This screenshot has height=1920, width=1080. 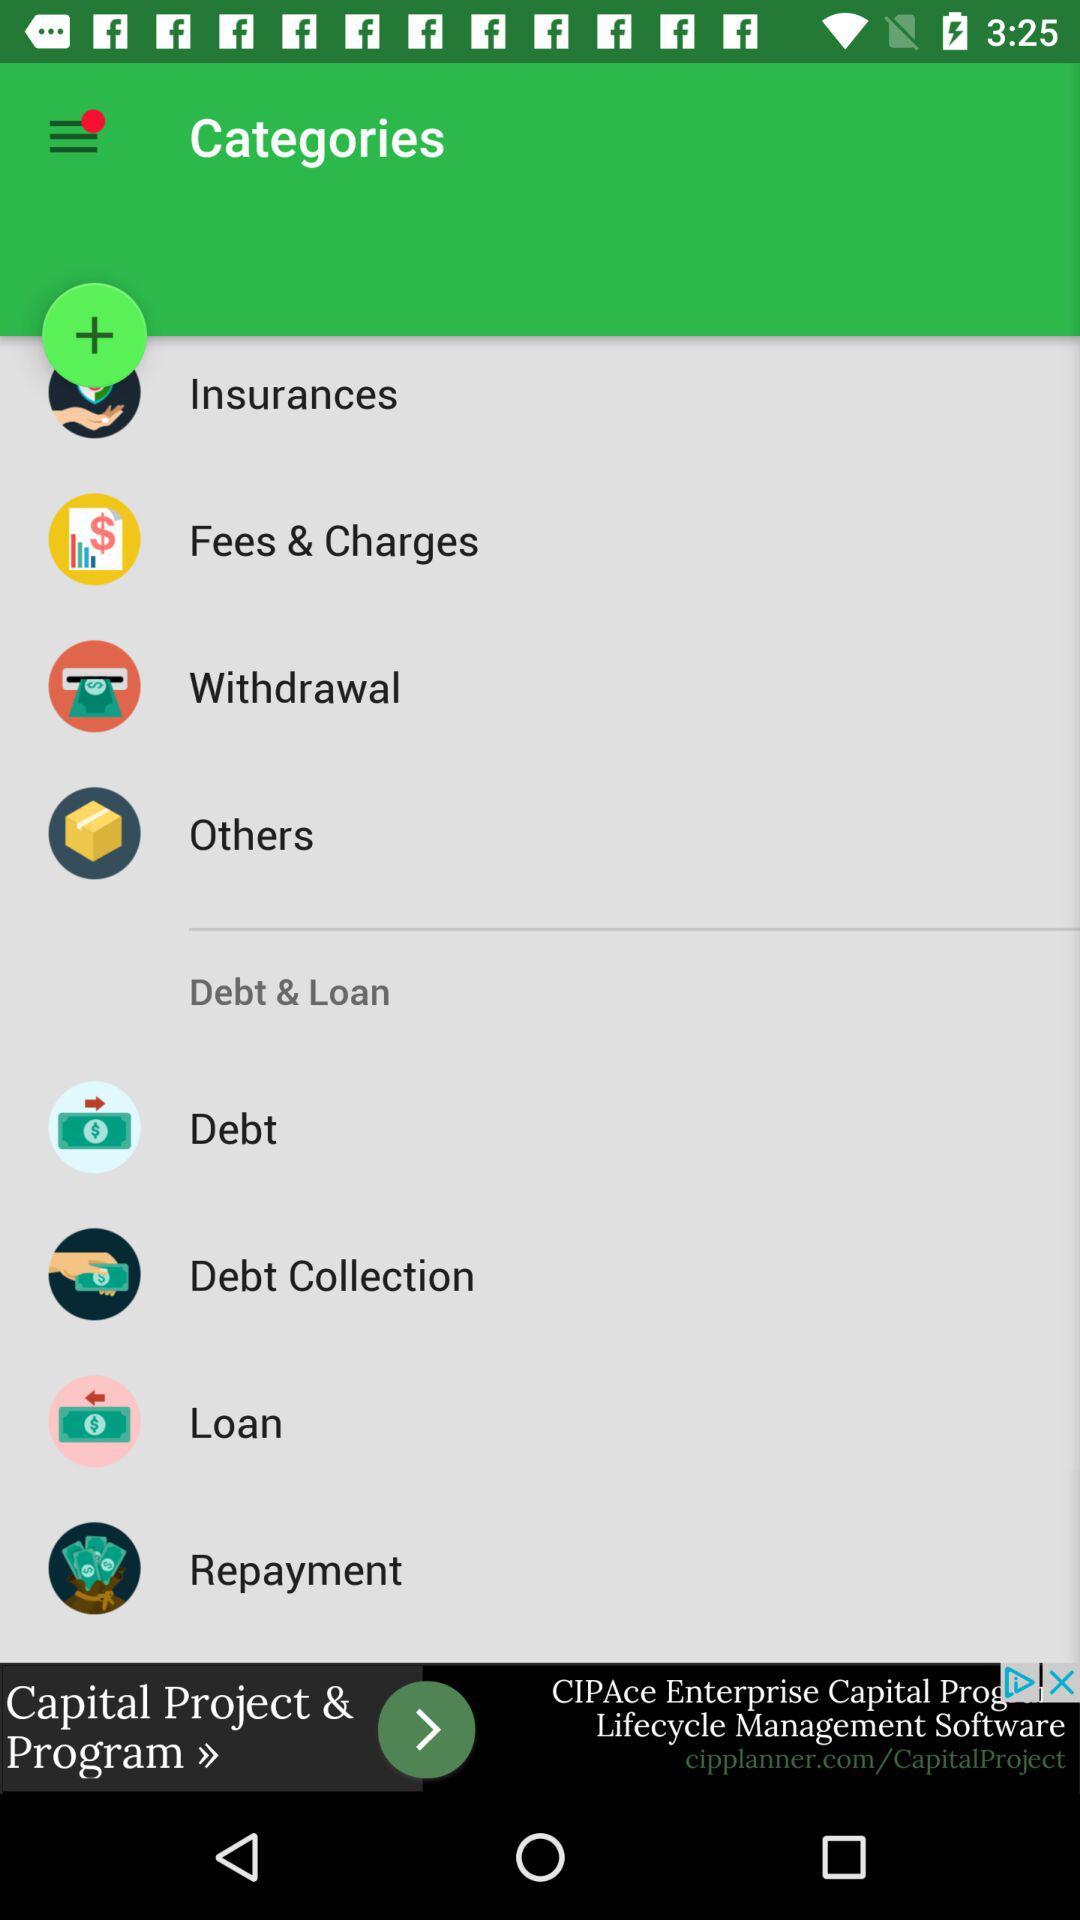 I want to click on settings, so click(x=72, y=135).